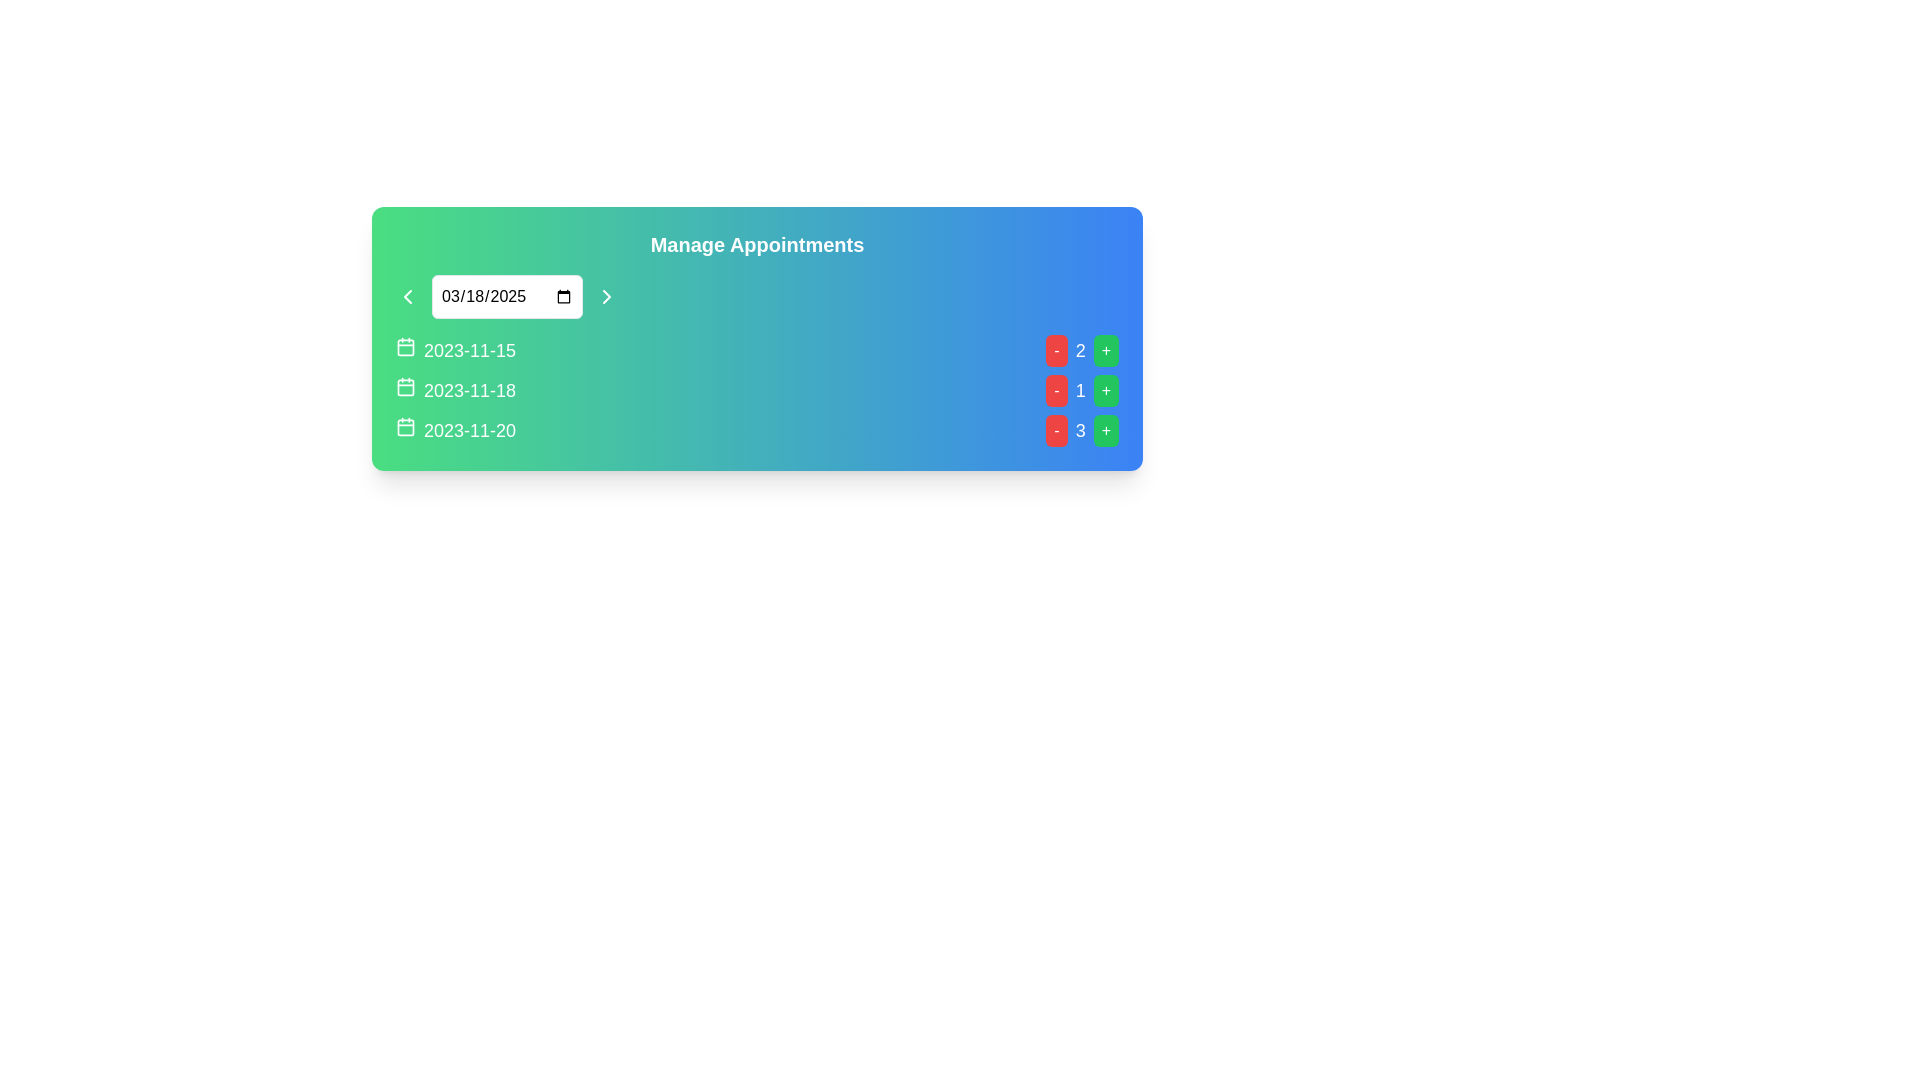 The image size is (1920, 1080). Describe the element at coordinates (1081, 430) in the screenshot. I see `the green button with a plus sign ('+') to increase the value in the compound control element that also contains a red minus button and a numeric display showing '3'` at that location.